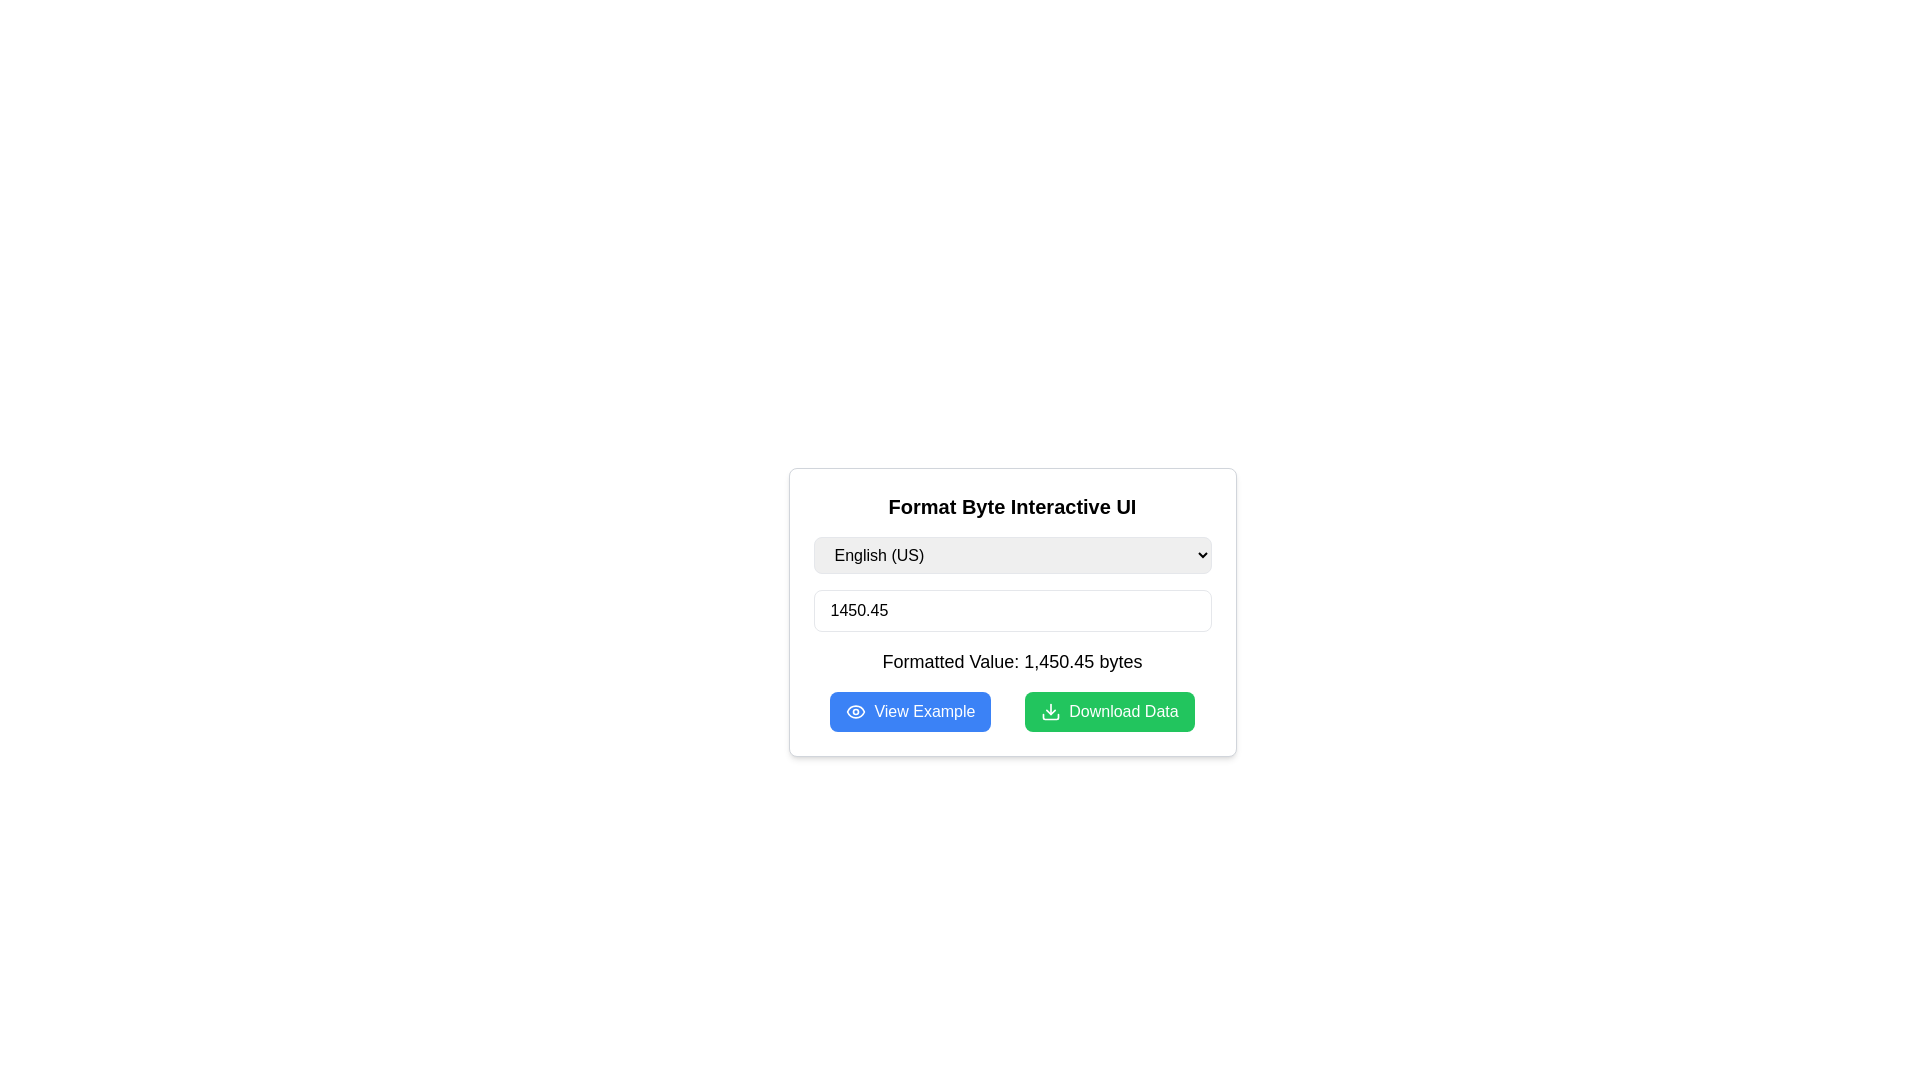  I want to click on the second button in the horizontal group located at the bottom of the central interactive section, so click(1108, 711).